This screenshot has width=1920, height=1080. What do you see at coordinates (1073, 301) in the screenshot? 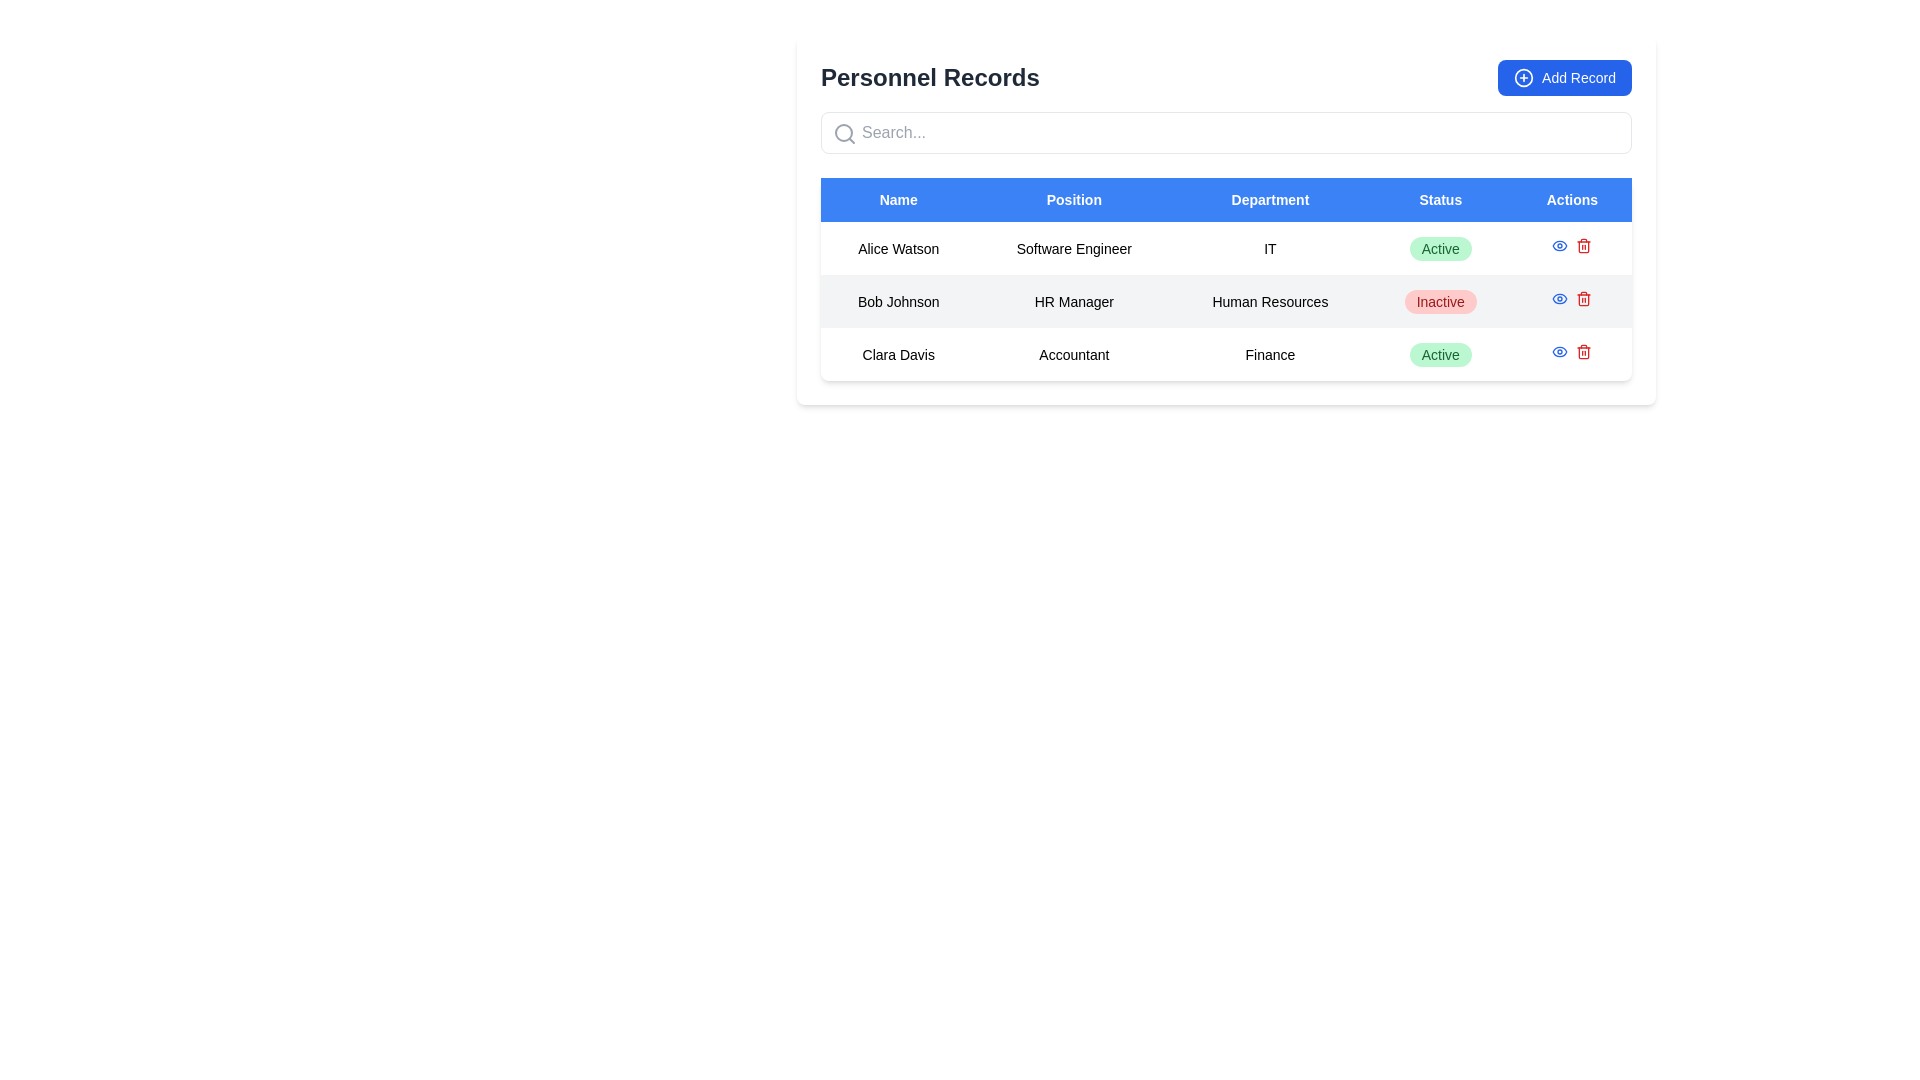
I see `the text label displaying 'HR Manager' located in the 'Position' column of the 'Personnel Records' table for 'Bob Johnson'` at bounding box center [1073, 301].